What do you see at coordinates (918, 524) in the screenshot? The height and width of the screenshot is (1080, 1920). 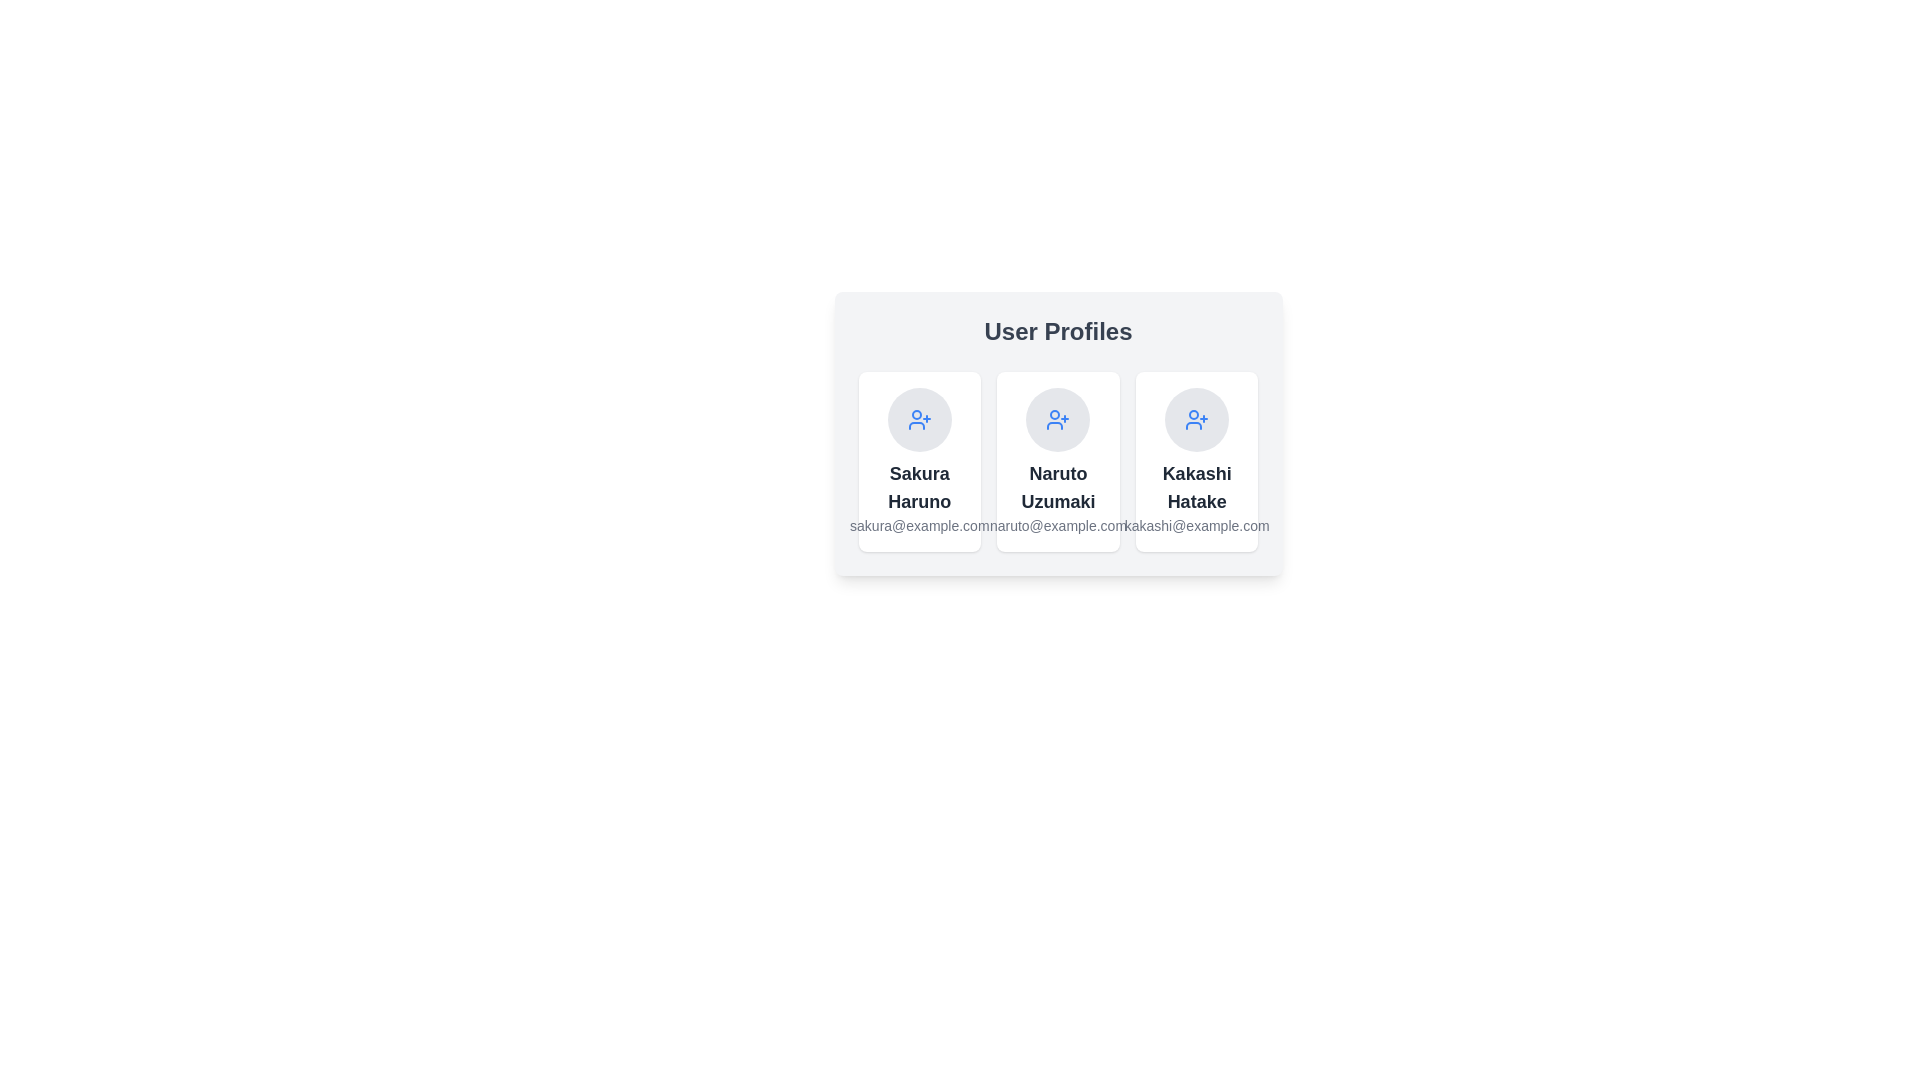 I see `the text label displaying the email address 'sakura@example.com', which is styled with a small-sized font and gray color, located beneath the name 'Sakura Haruno'` at bounding box center [918, 524].